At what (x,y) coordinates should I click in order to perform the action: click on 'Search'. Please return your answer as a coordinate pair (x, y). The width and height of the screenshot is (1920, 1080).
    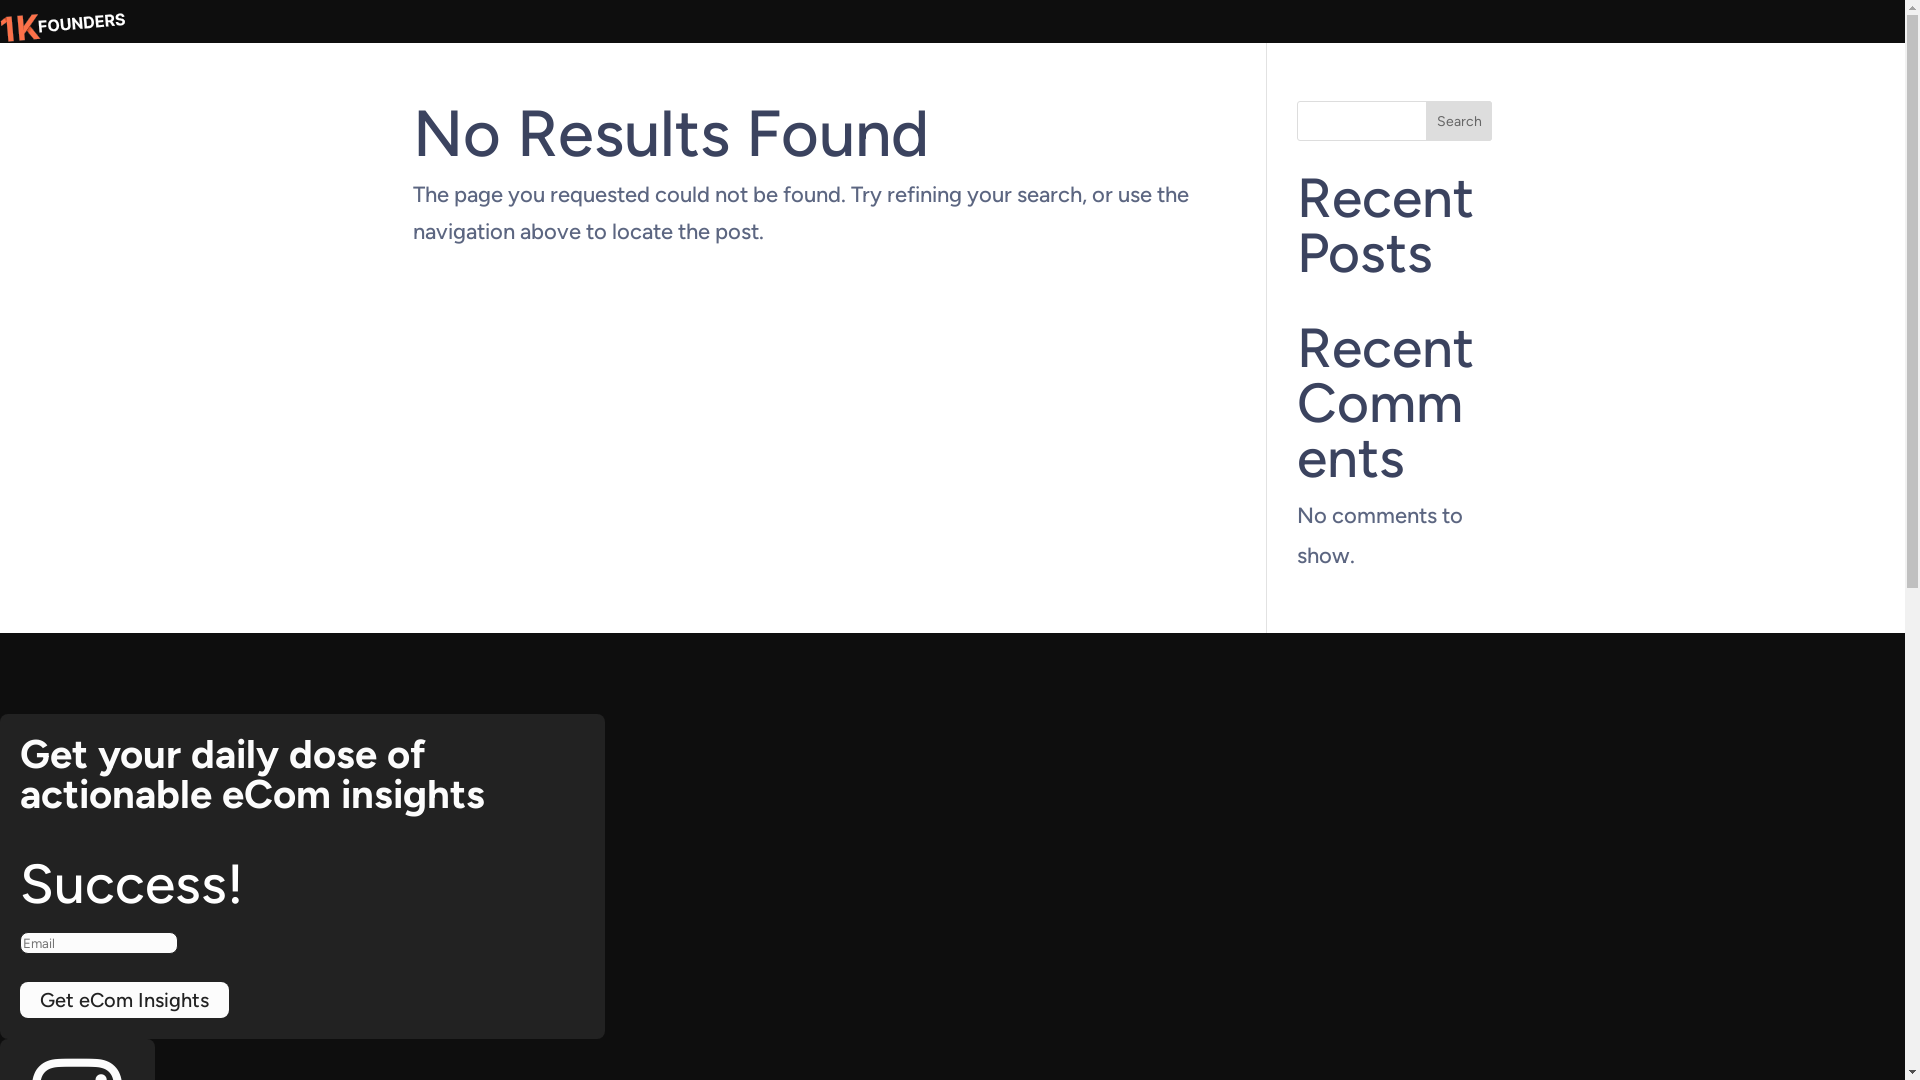
    Looking at the image, I should click on (1459, 120).